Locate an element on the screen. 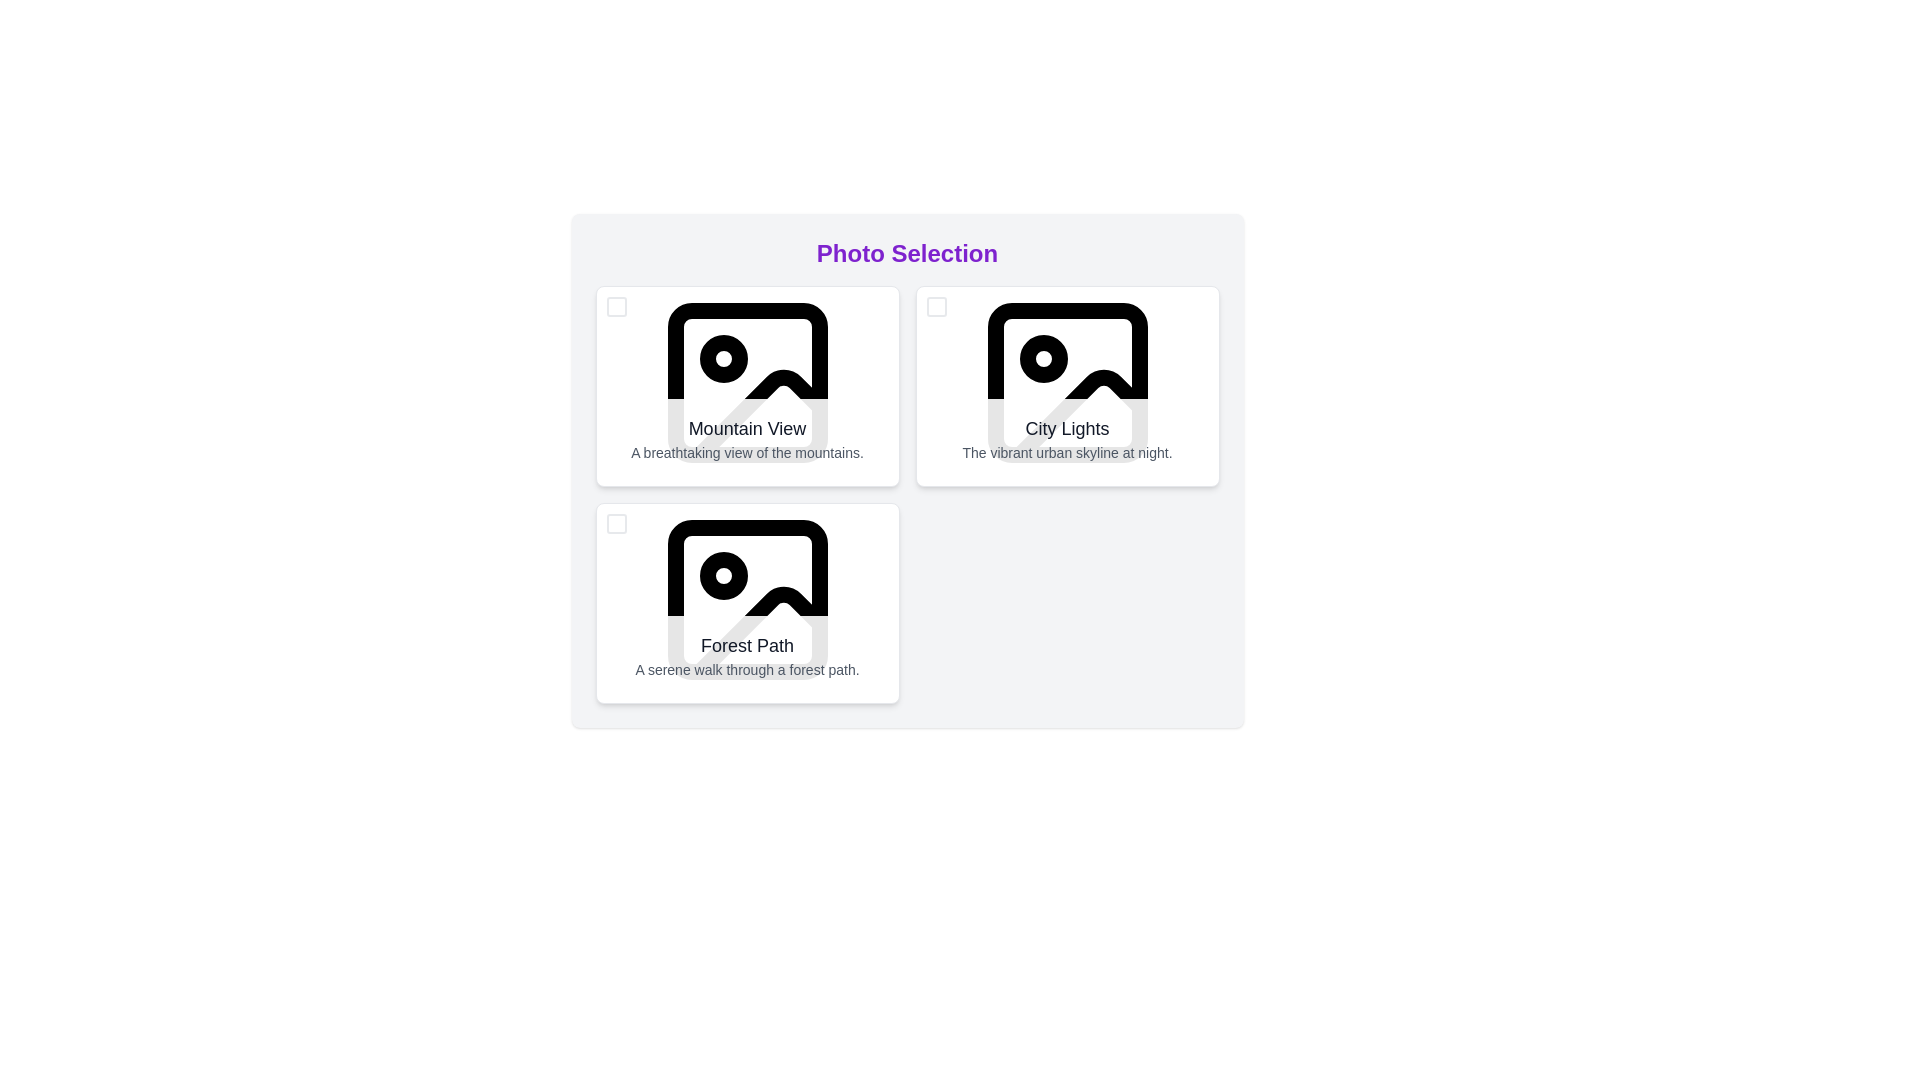 The image size is (1920, 1080). the 'Mountain View' card component, which features a white background, rounded corners, and an icon of a mountain landscape at the top is located at coordinates (746, 386).